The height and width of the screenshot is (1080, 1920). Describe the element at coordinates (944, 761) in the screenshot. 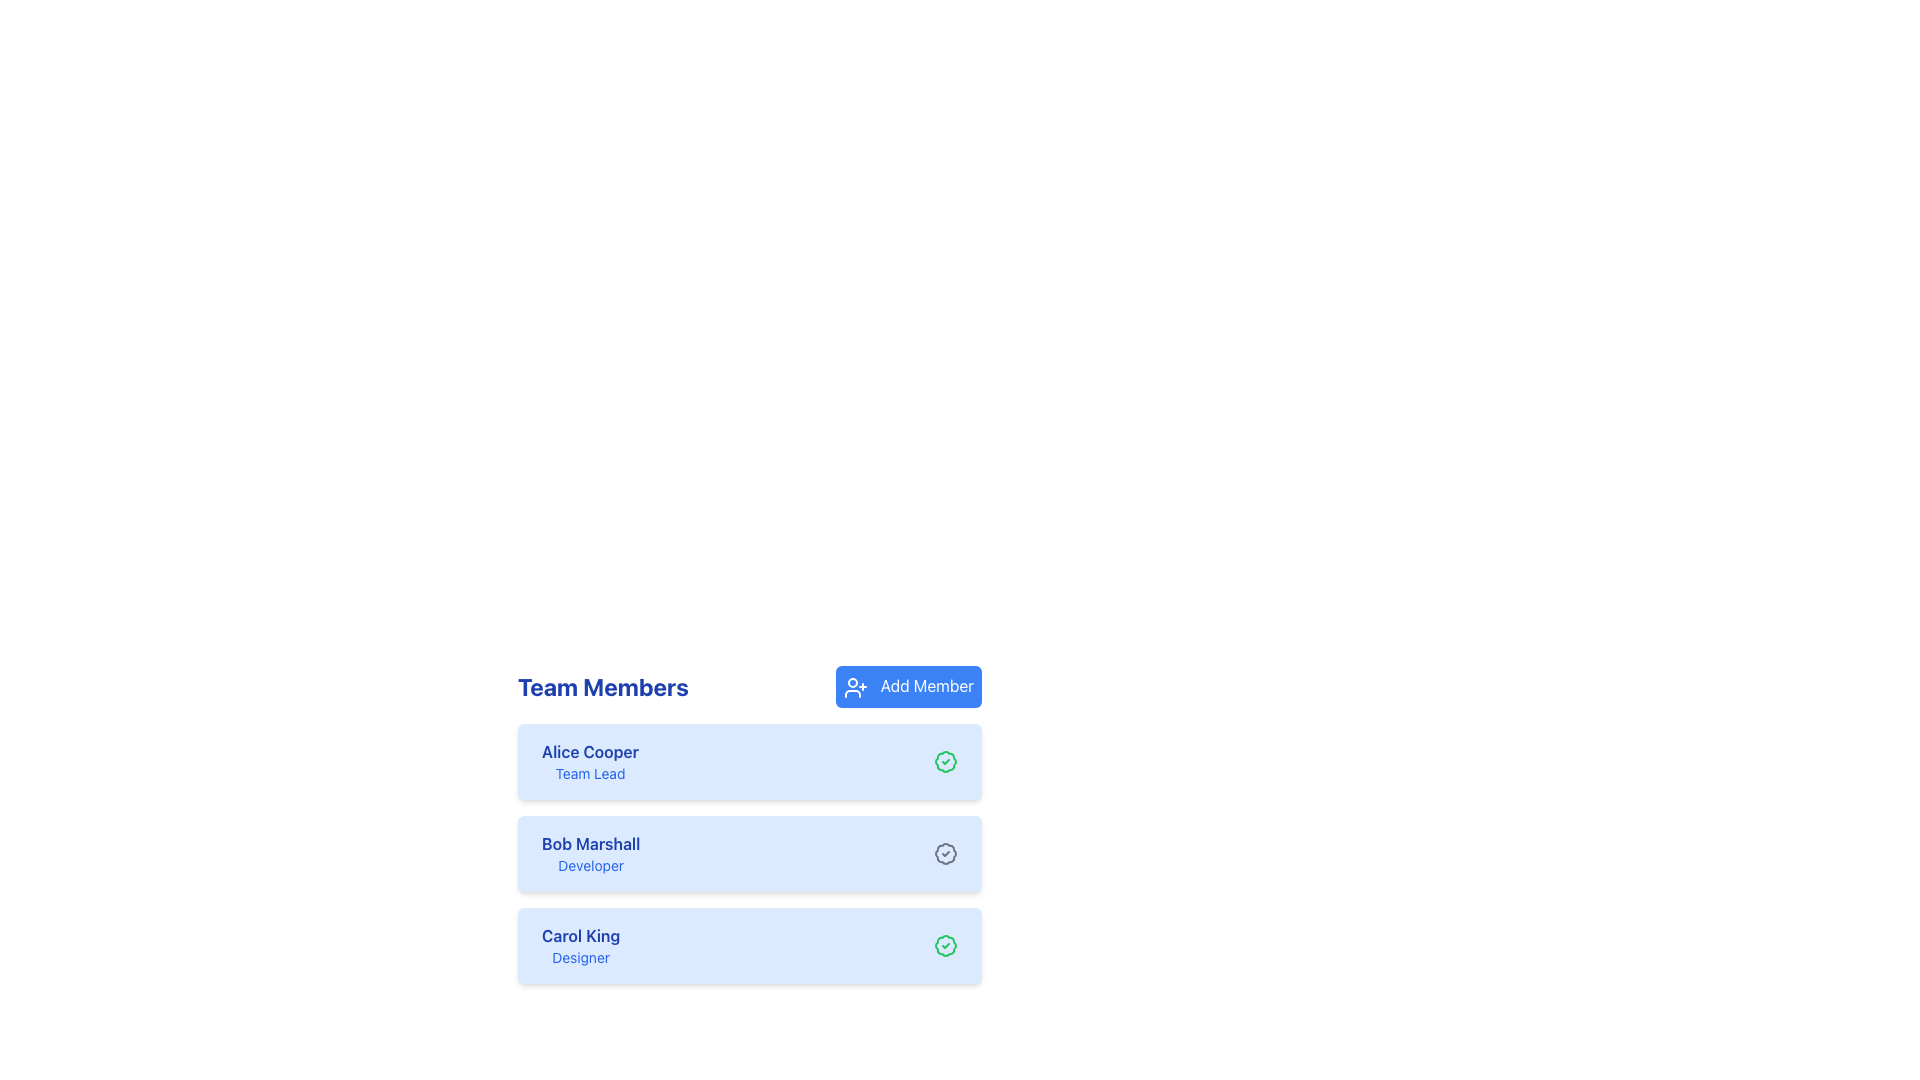

I see `the completed state icon for the user 'Carol King' located in the rightmost position of the third list item under 'Team Members'` at that location.